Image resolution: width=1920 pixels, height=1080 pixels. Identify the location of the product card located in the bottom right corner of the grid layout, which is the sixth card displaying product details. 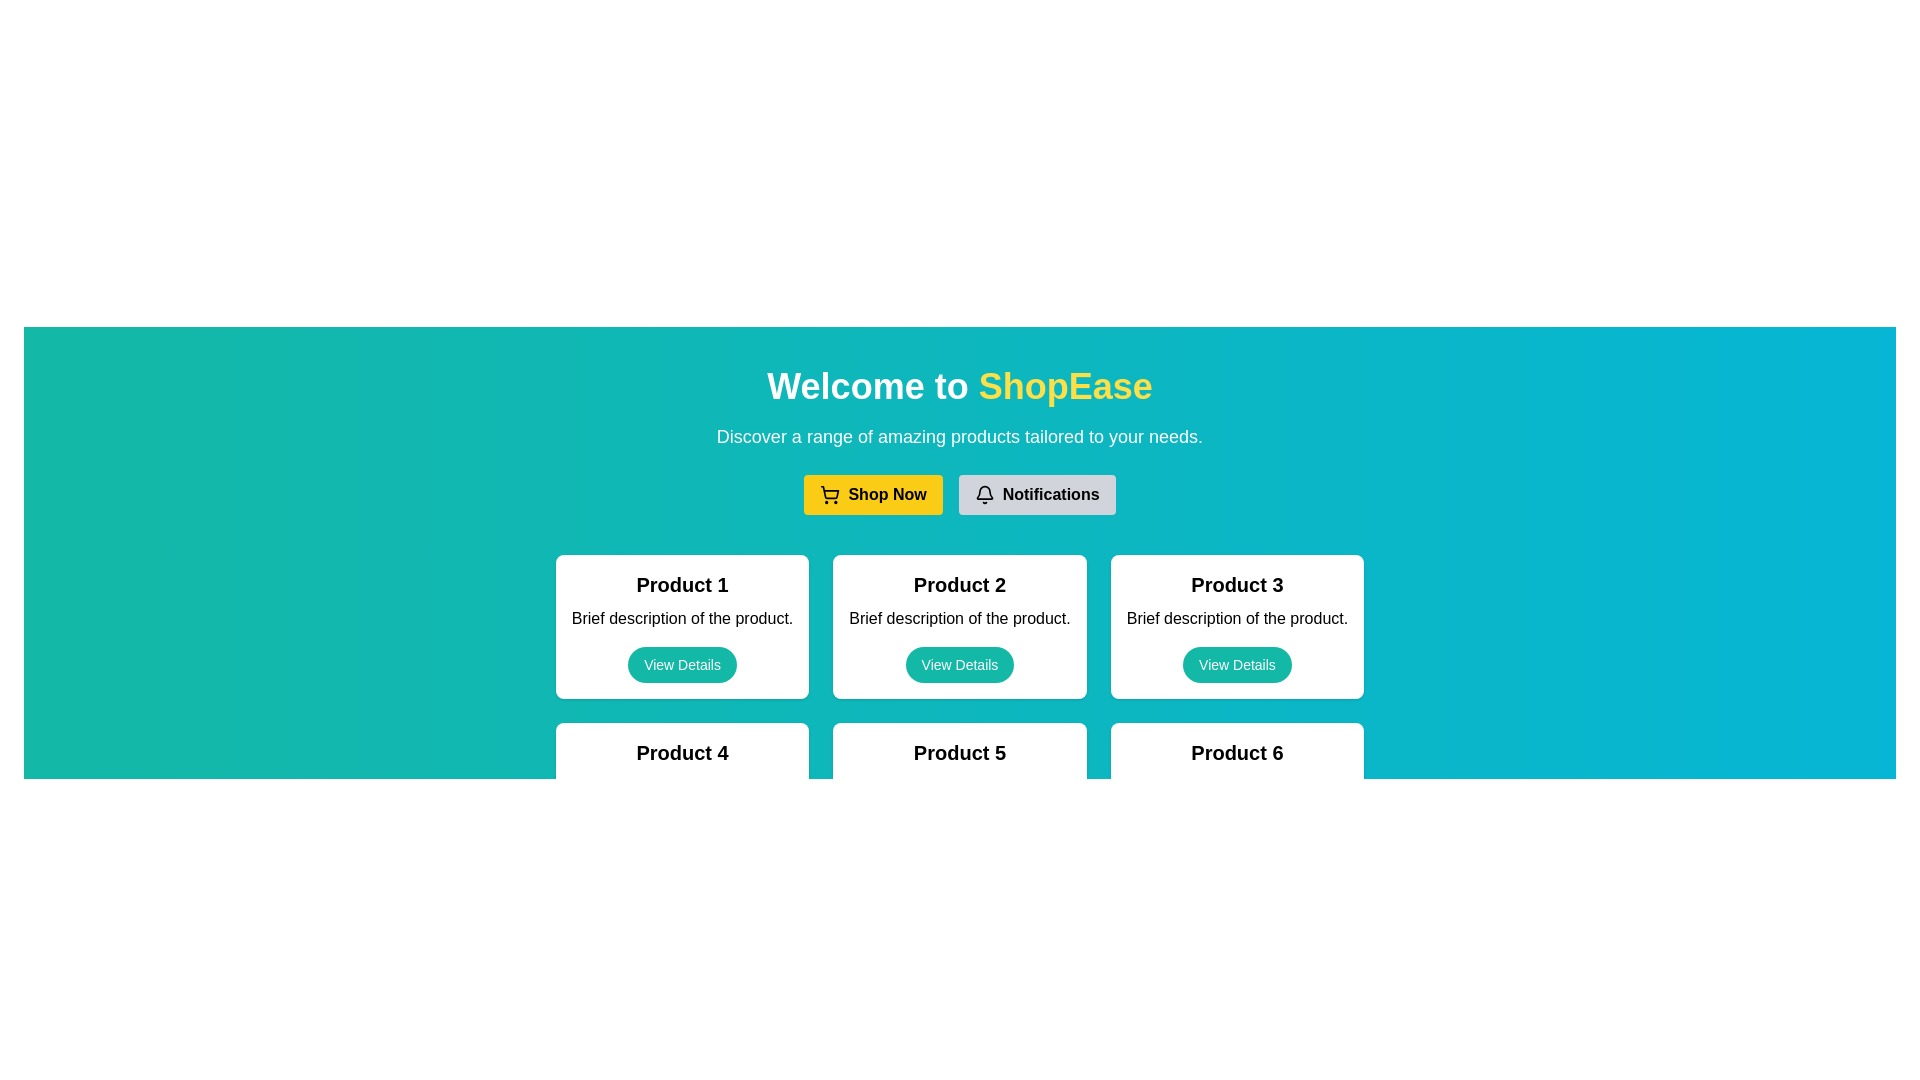
(1236, 793).